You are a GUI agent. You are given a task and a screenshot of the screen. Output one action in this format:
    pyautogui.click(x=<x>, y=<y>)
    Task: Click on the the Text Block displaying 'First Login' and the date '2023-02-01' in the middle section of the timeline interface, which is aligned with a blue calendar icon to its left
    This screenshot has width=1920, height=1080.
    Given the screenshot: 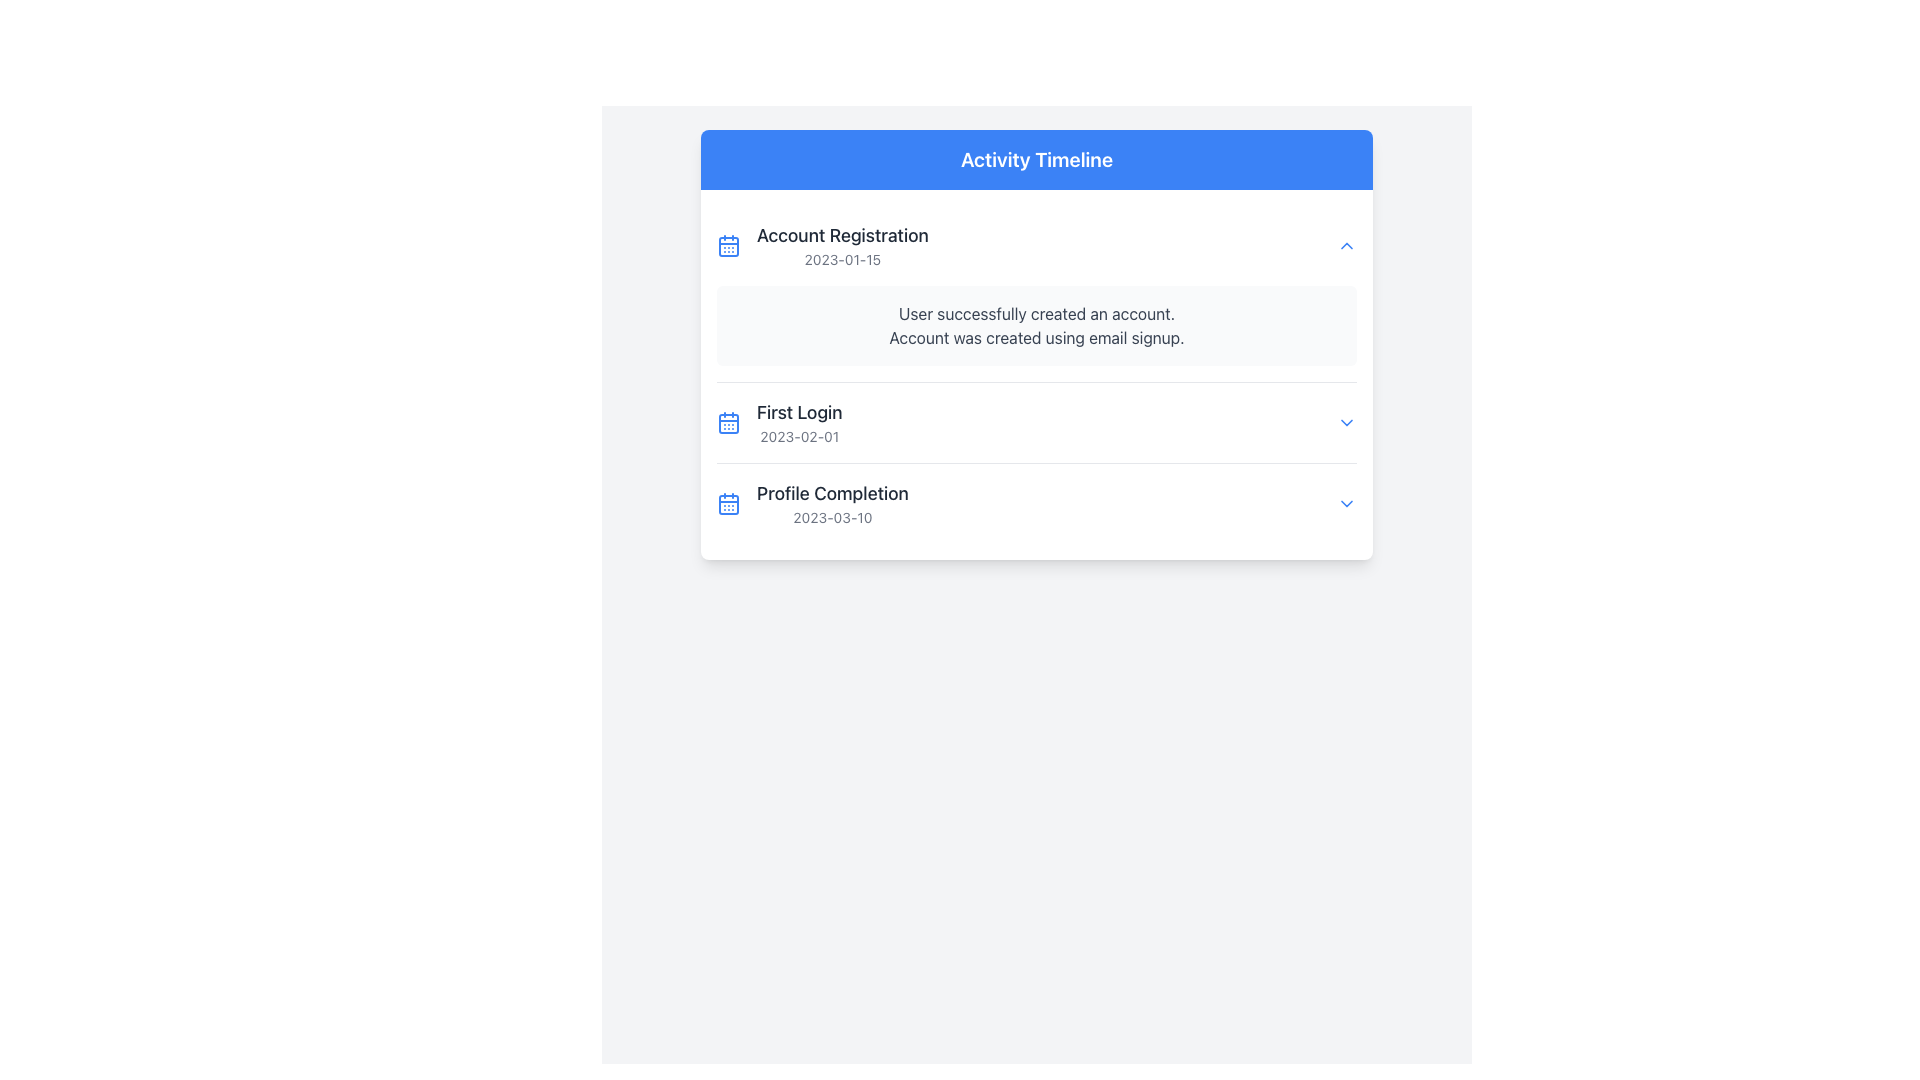 What is the action you would take?
    pyautogui.click(x=798, y=422)
    